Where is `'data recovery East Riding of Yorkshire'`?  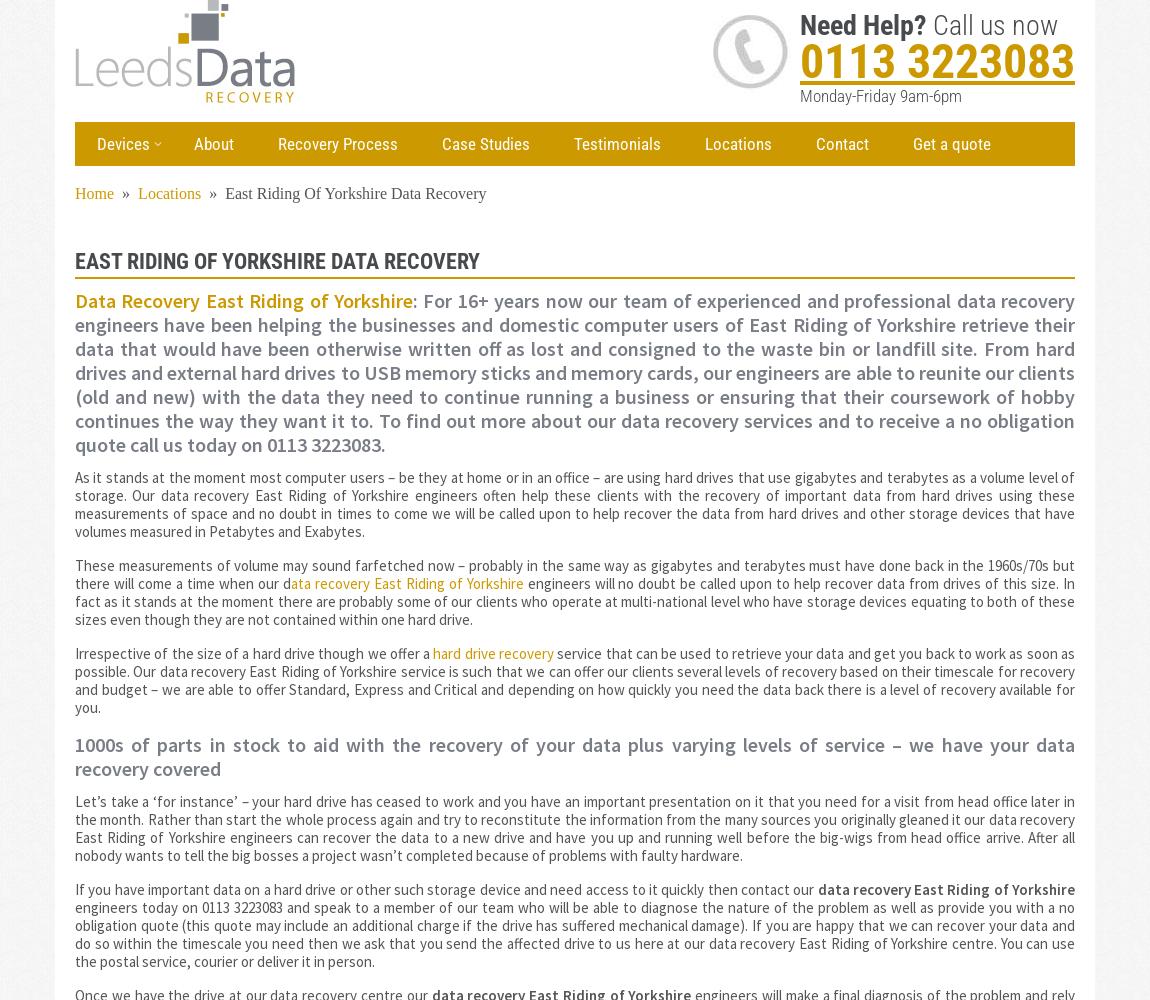
'data recovery East Riding of Yorkshire' is located at coordinates (945, 889).